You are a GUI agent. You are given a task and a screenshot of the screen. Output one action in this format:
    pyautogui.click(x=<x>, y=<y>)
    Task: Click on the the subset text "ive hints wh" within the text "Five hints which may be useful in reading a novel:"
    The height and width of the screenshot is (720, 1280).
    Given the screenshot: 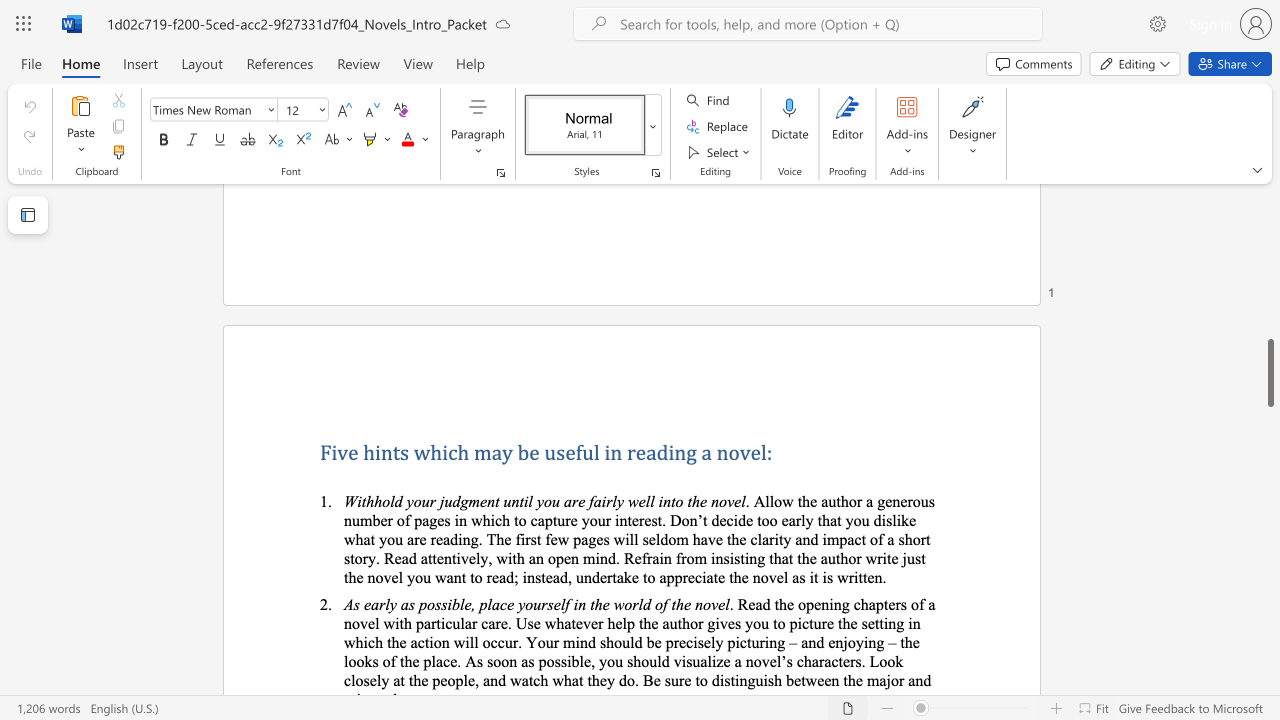 What is the action you would take?
    pyautogui.click(x=331, y=452)
    